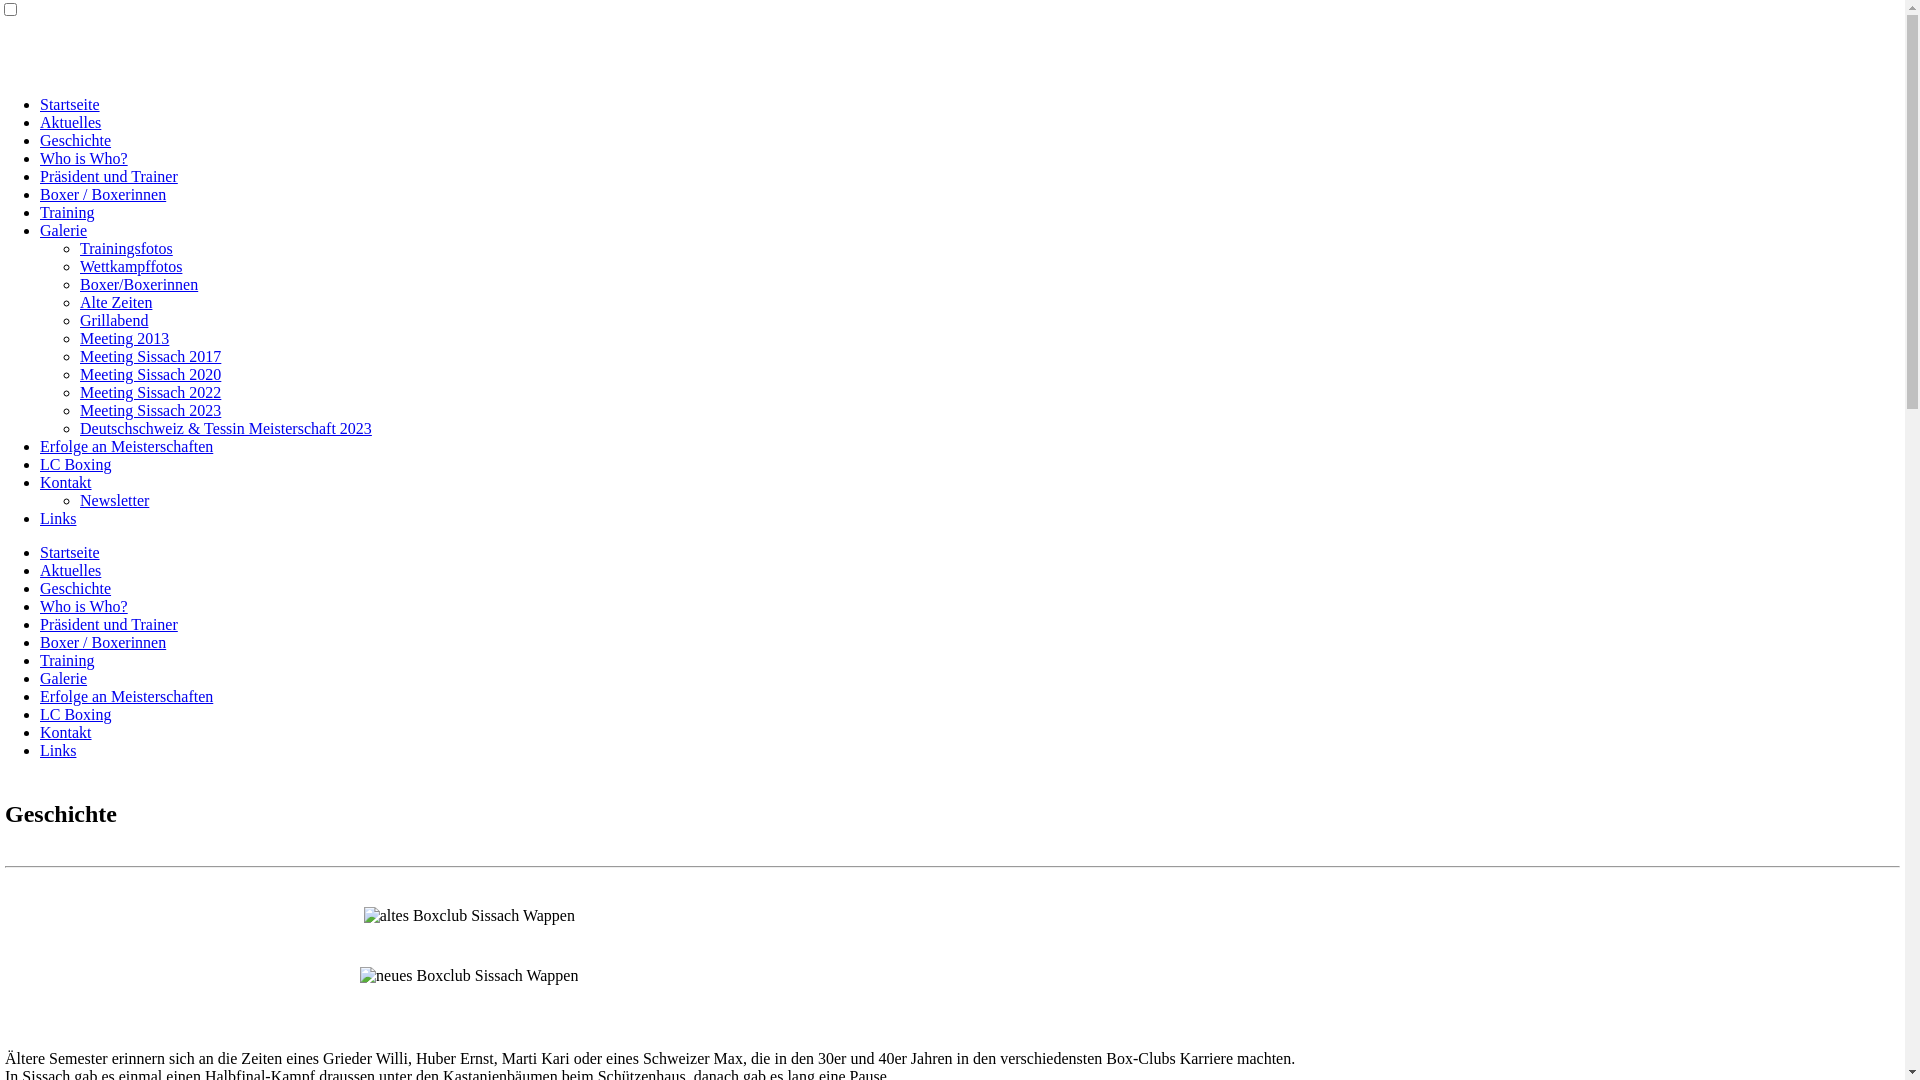 The width and height of the screenshot is (1920, 1080). What do you see at coordinates (57, 750) in the screenshot?
I see `'Links'` at bounding box center [57, 750].